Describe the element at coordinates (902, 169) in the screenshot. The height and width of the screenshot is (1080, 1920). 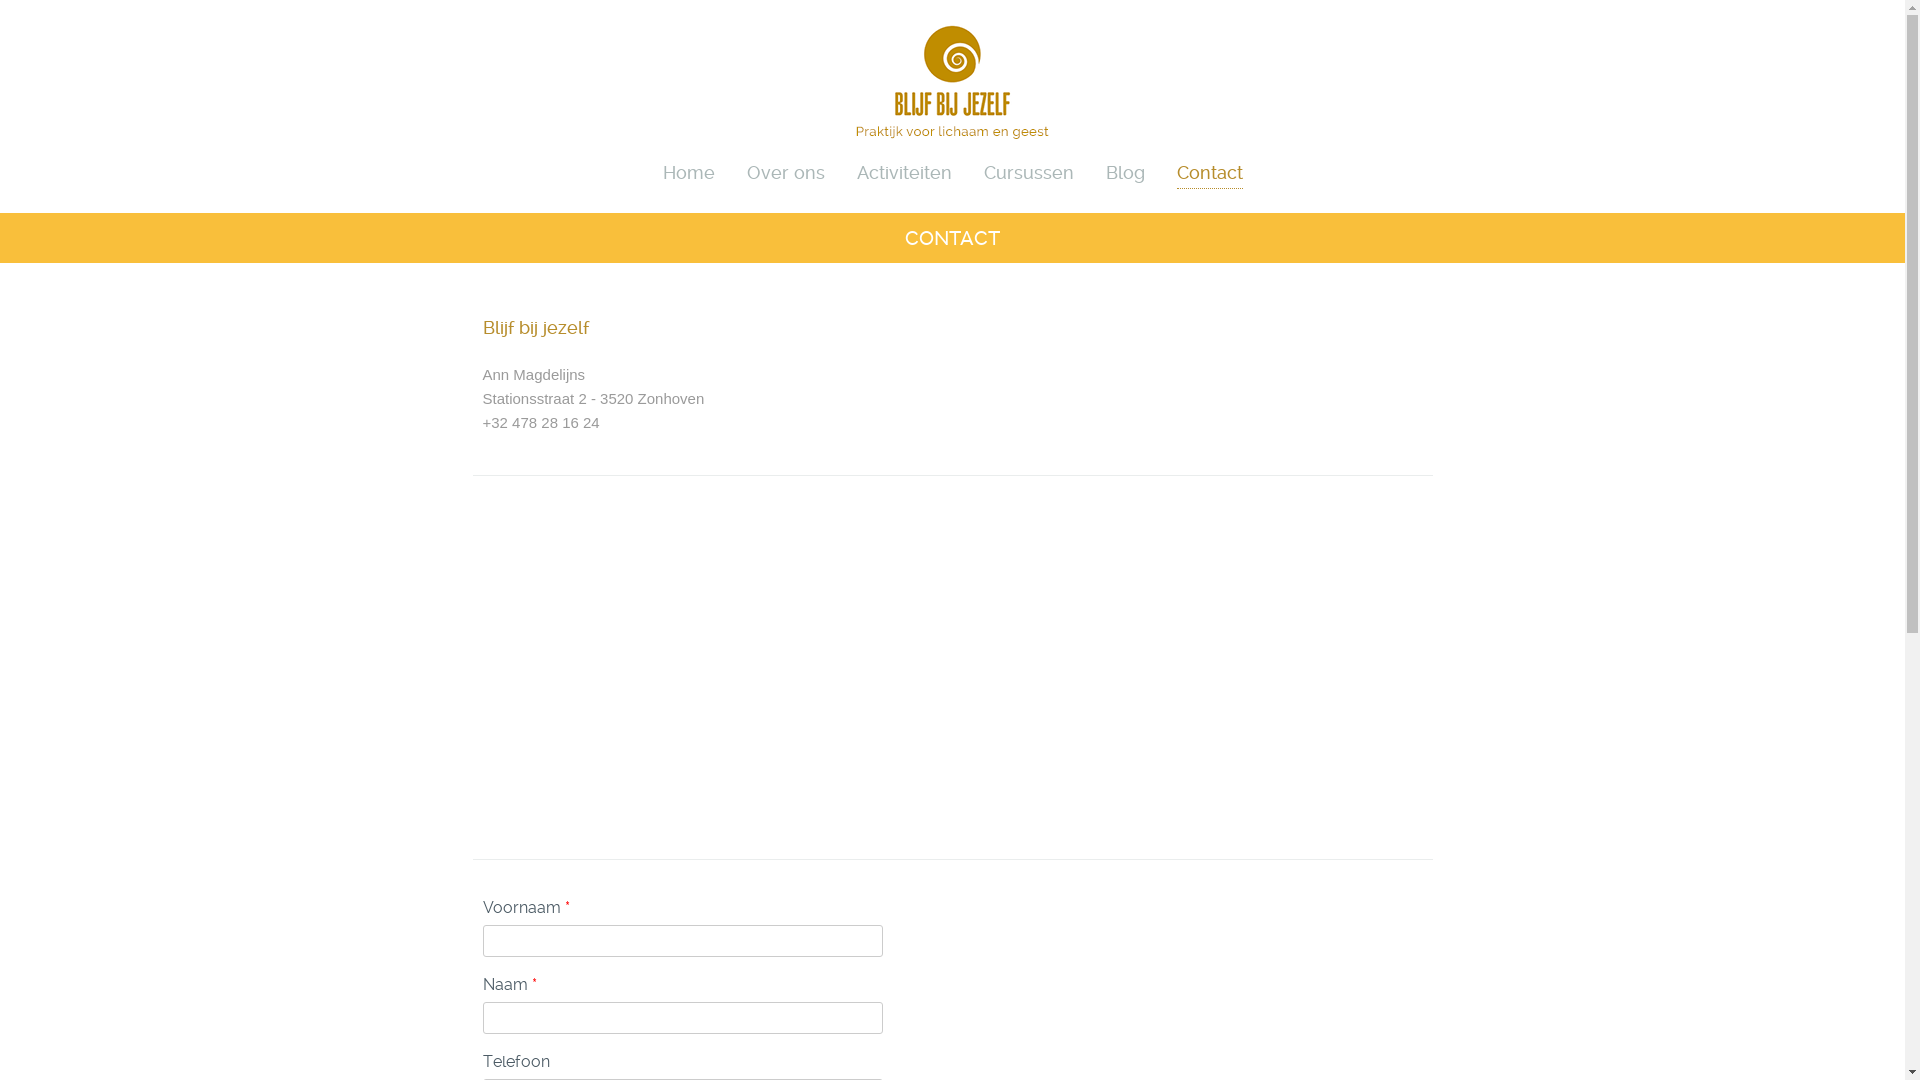
I see `'Activiteiten'` at that location.